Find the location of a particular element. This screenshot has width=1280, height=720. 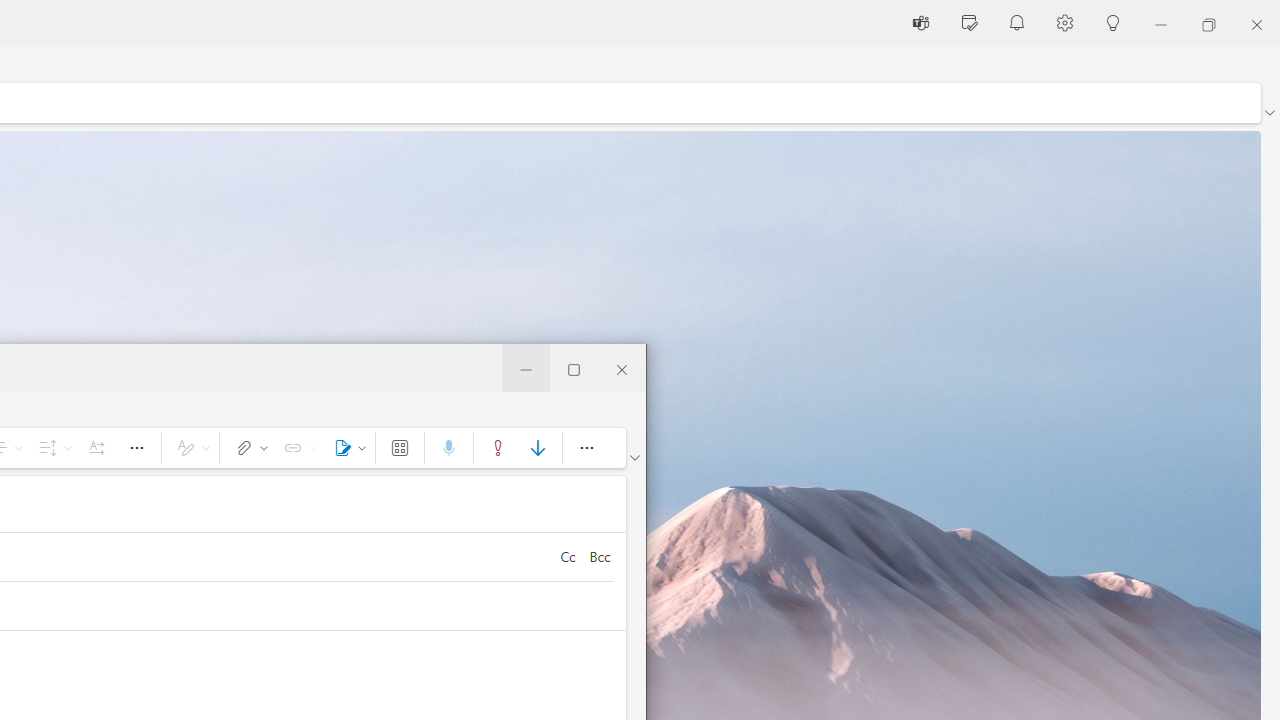

'Dictate' is located at coordinates (447, 446).